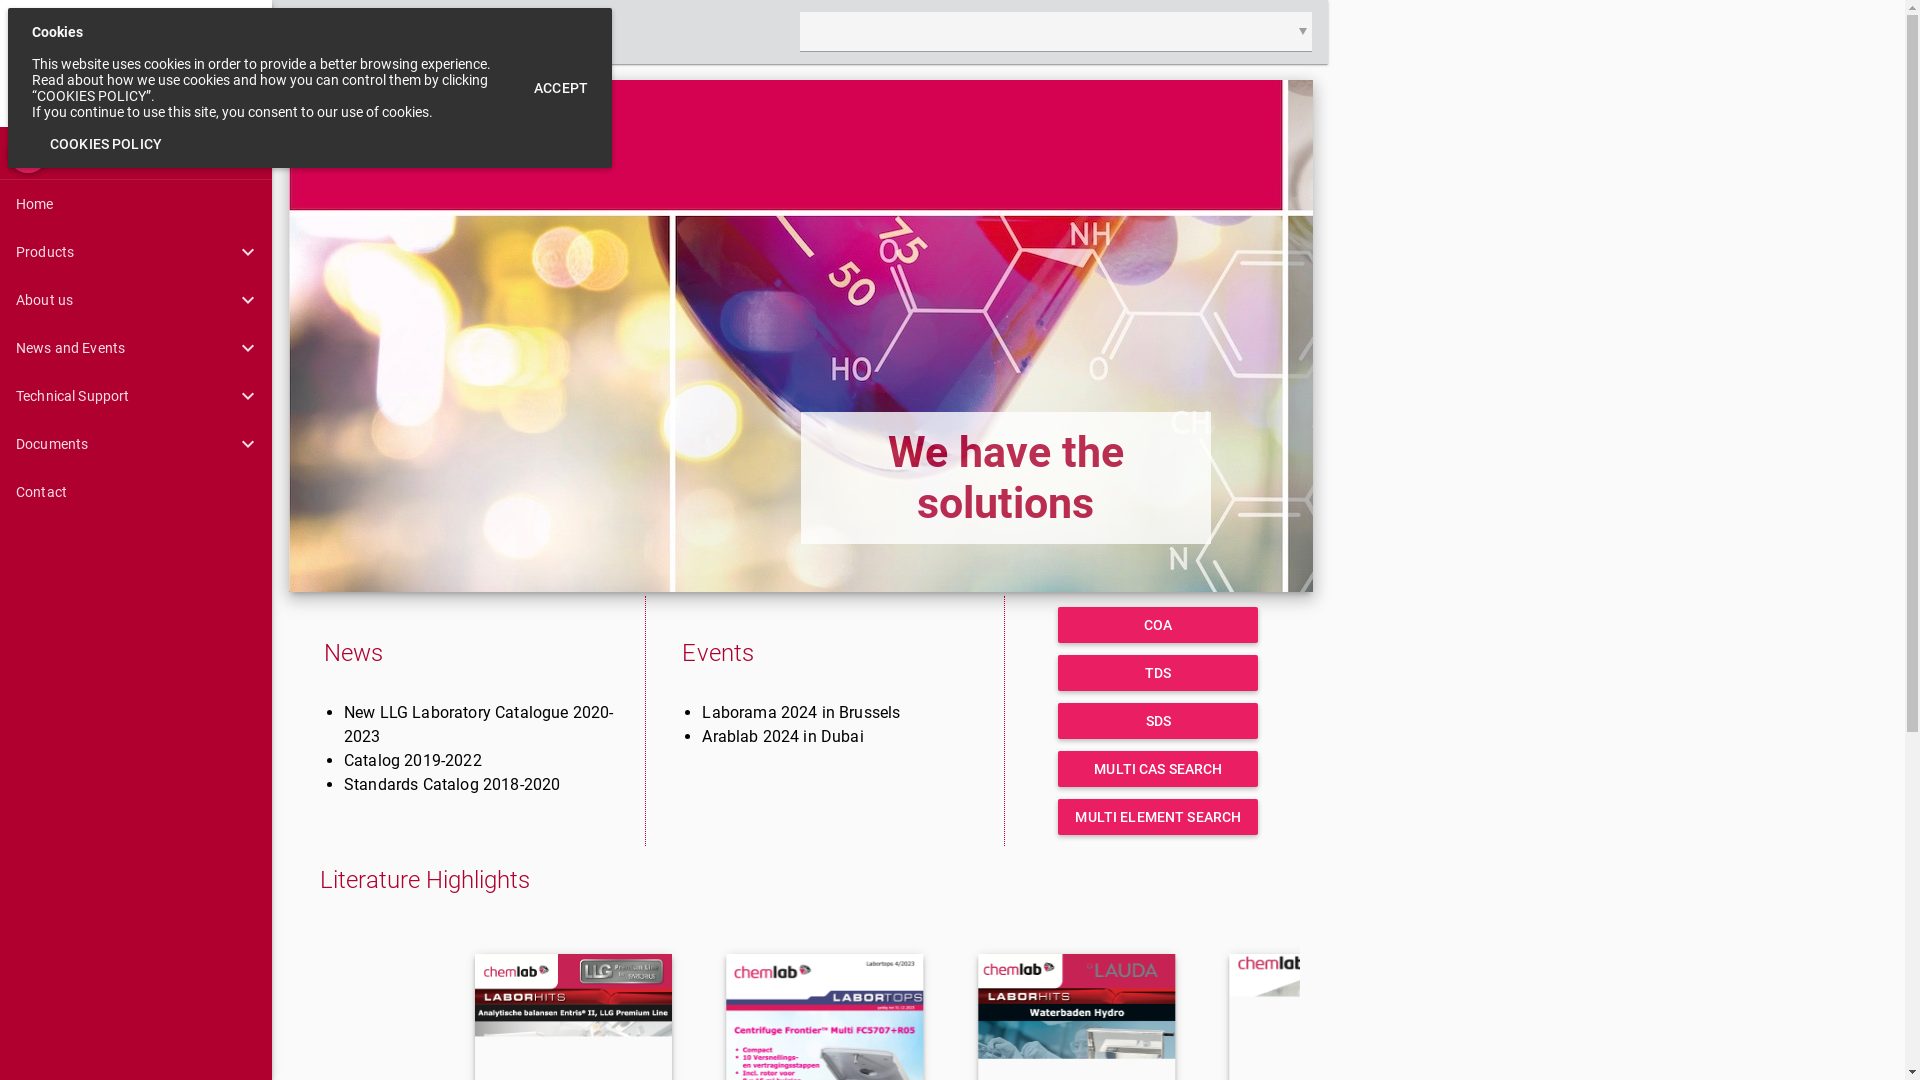 This screenshot has width=1920, height=1080. I want to click on 'SDS', so click(1157, 721).